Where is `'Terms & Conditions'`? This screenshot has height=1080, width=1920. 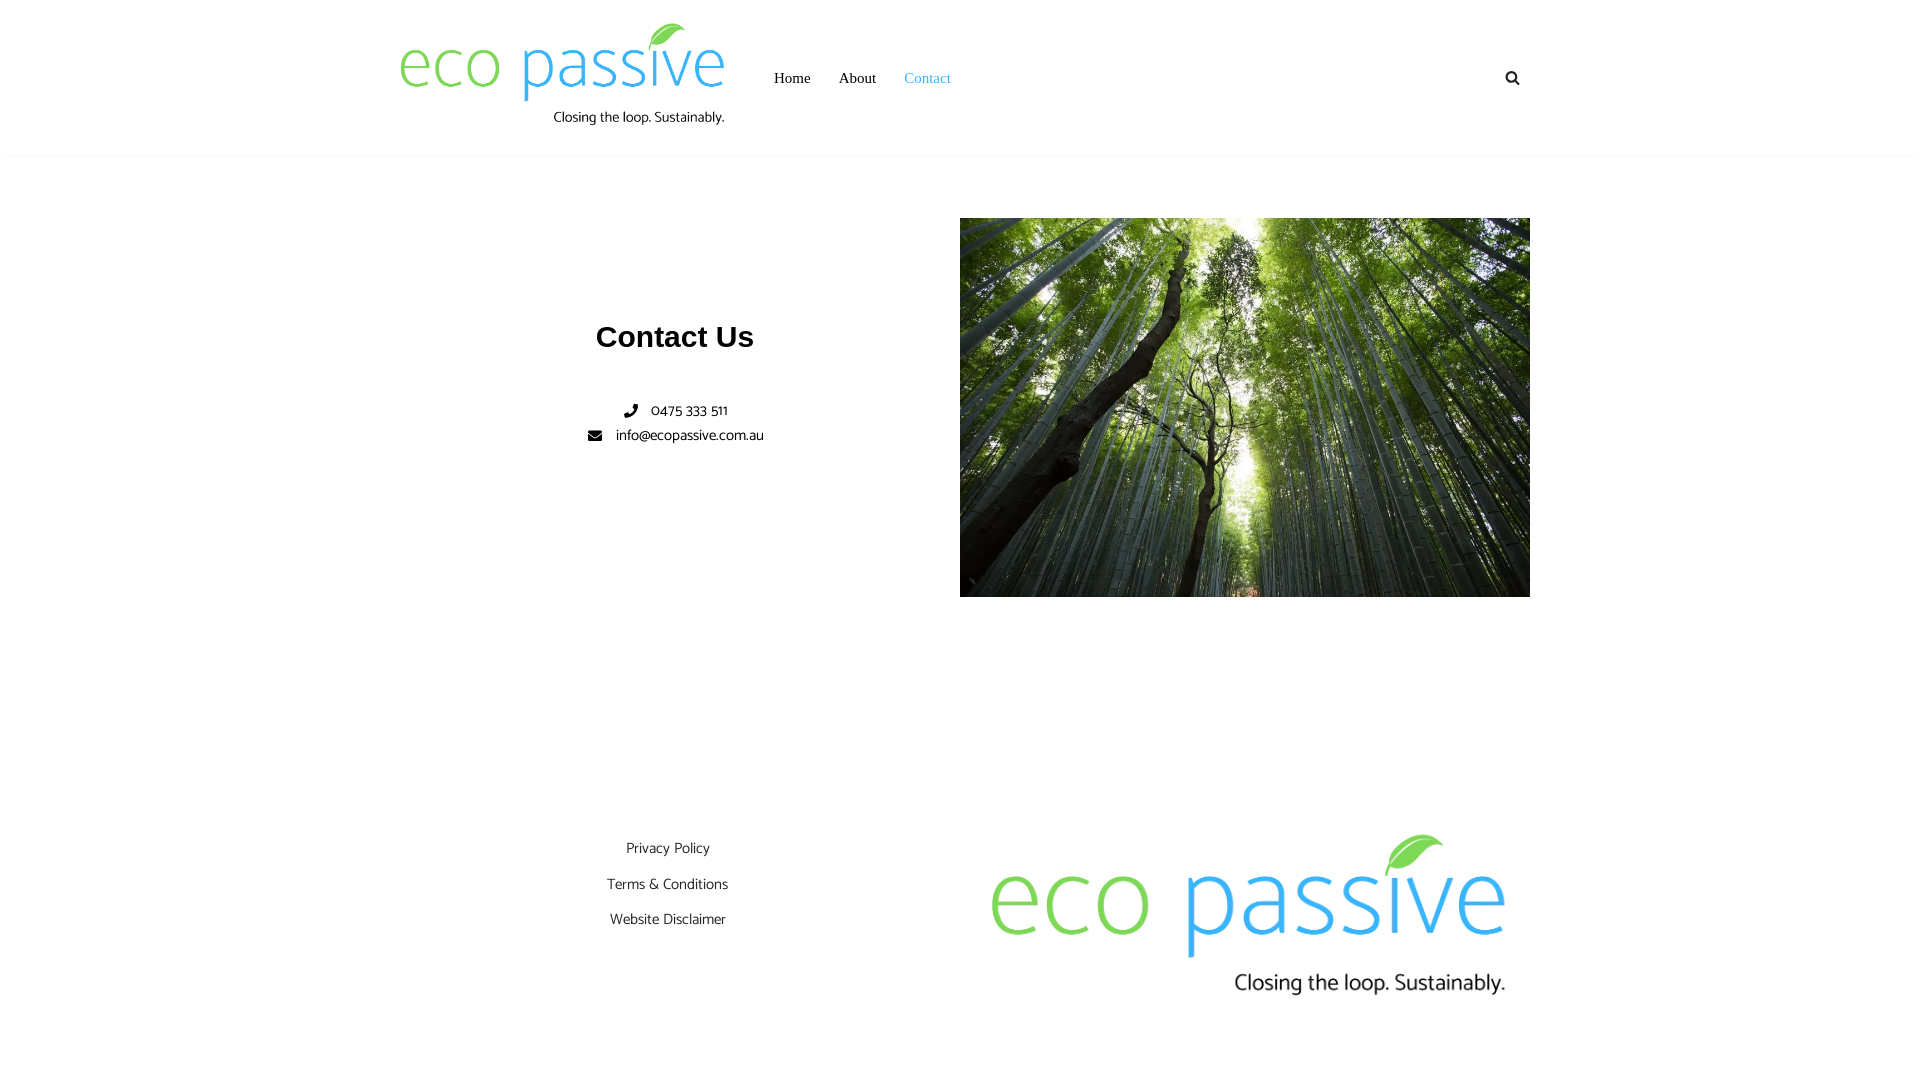
'Terms & Conditions' is located at coordinates (667, 883).